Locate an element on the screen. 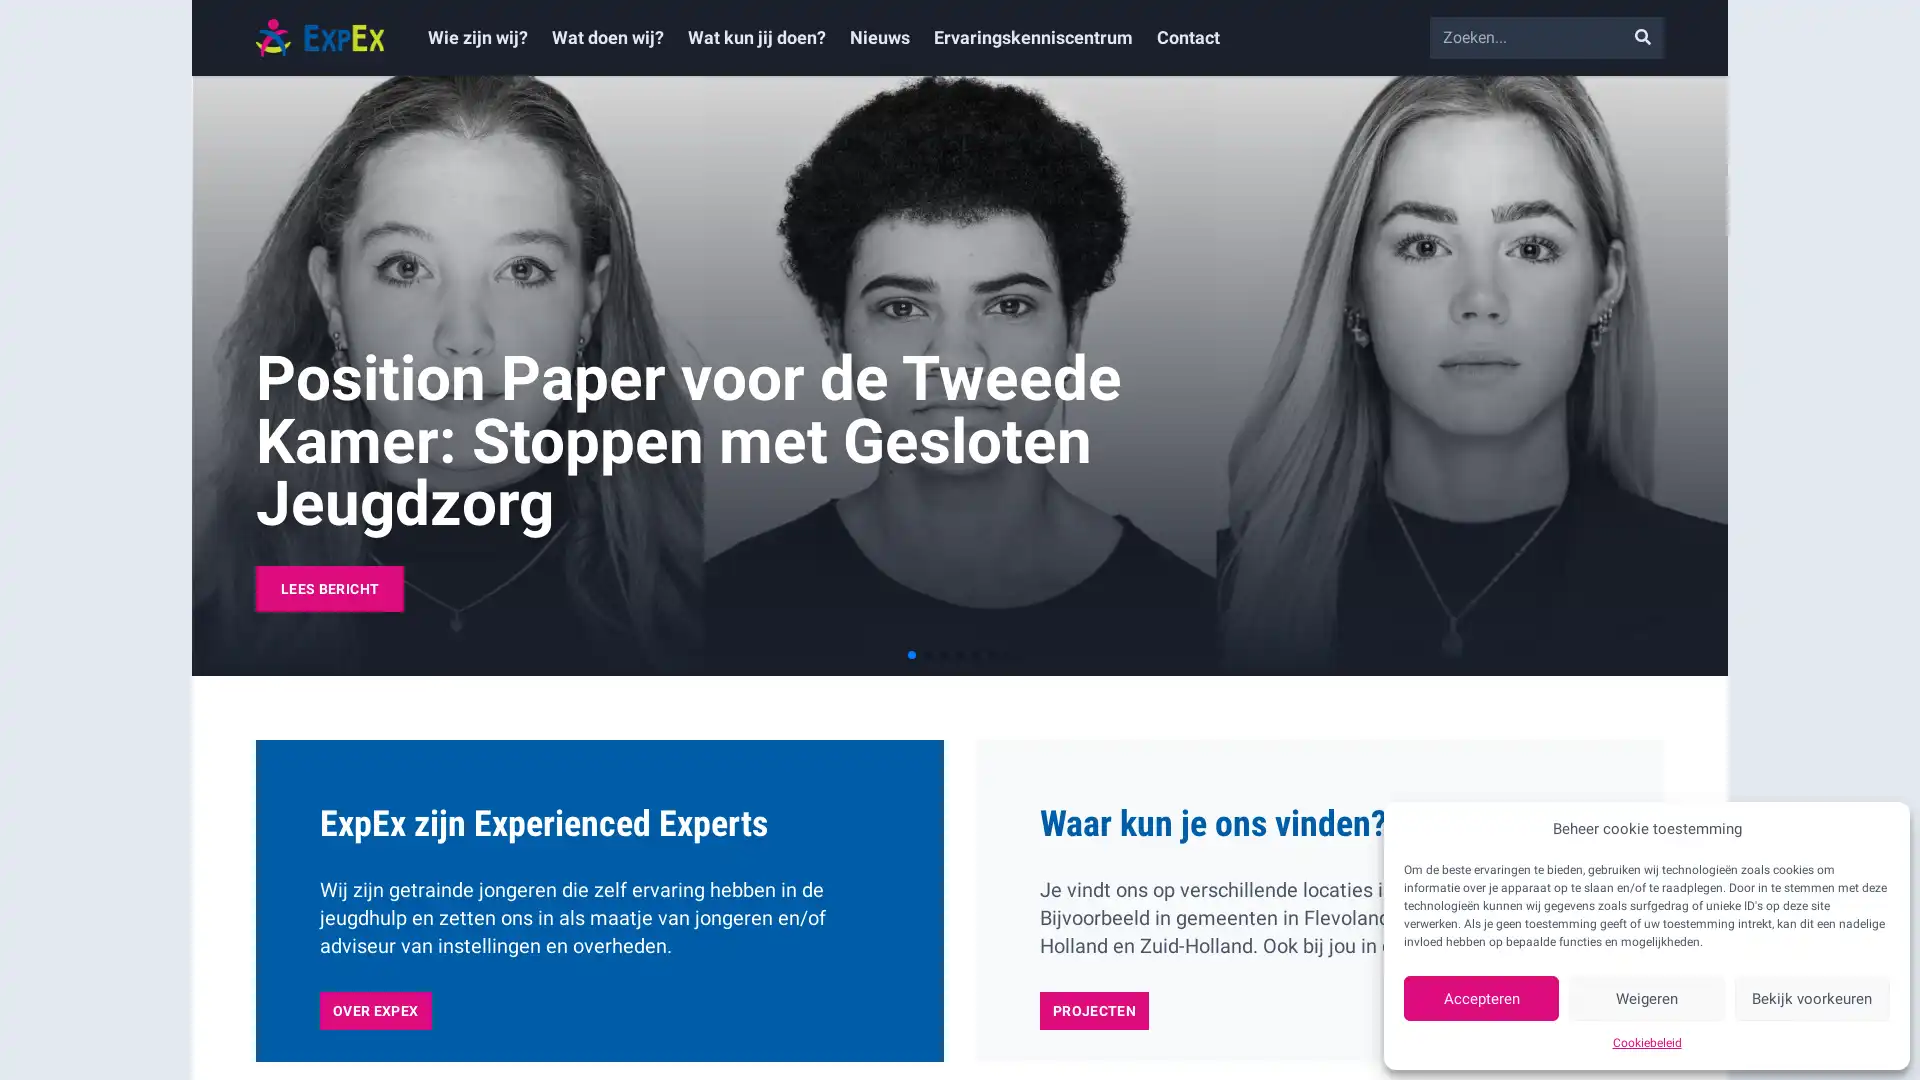  Go to slide 1 is located at coordinates (911, 655).